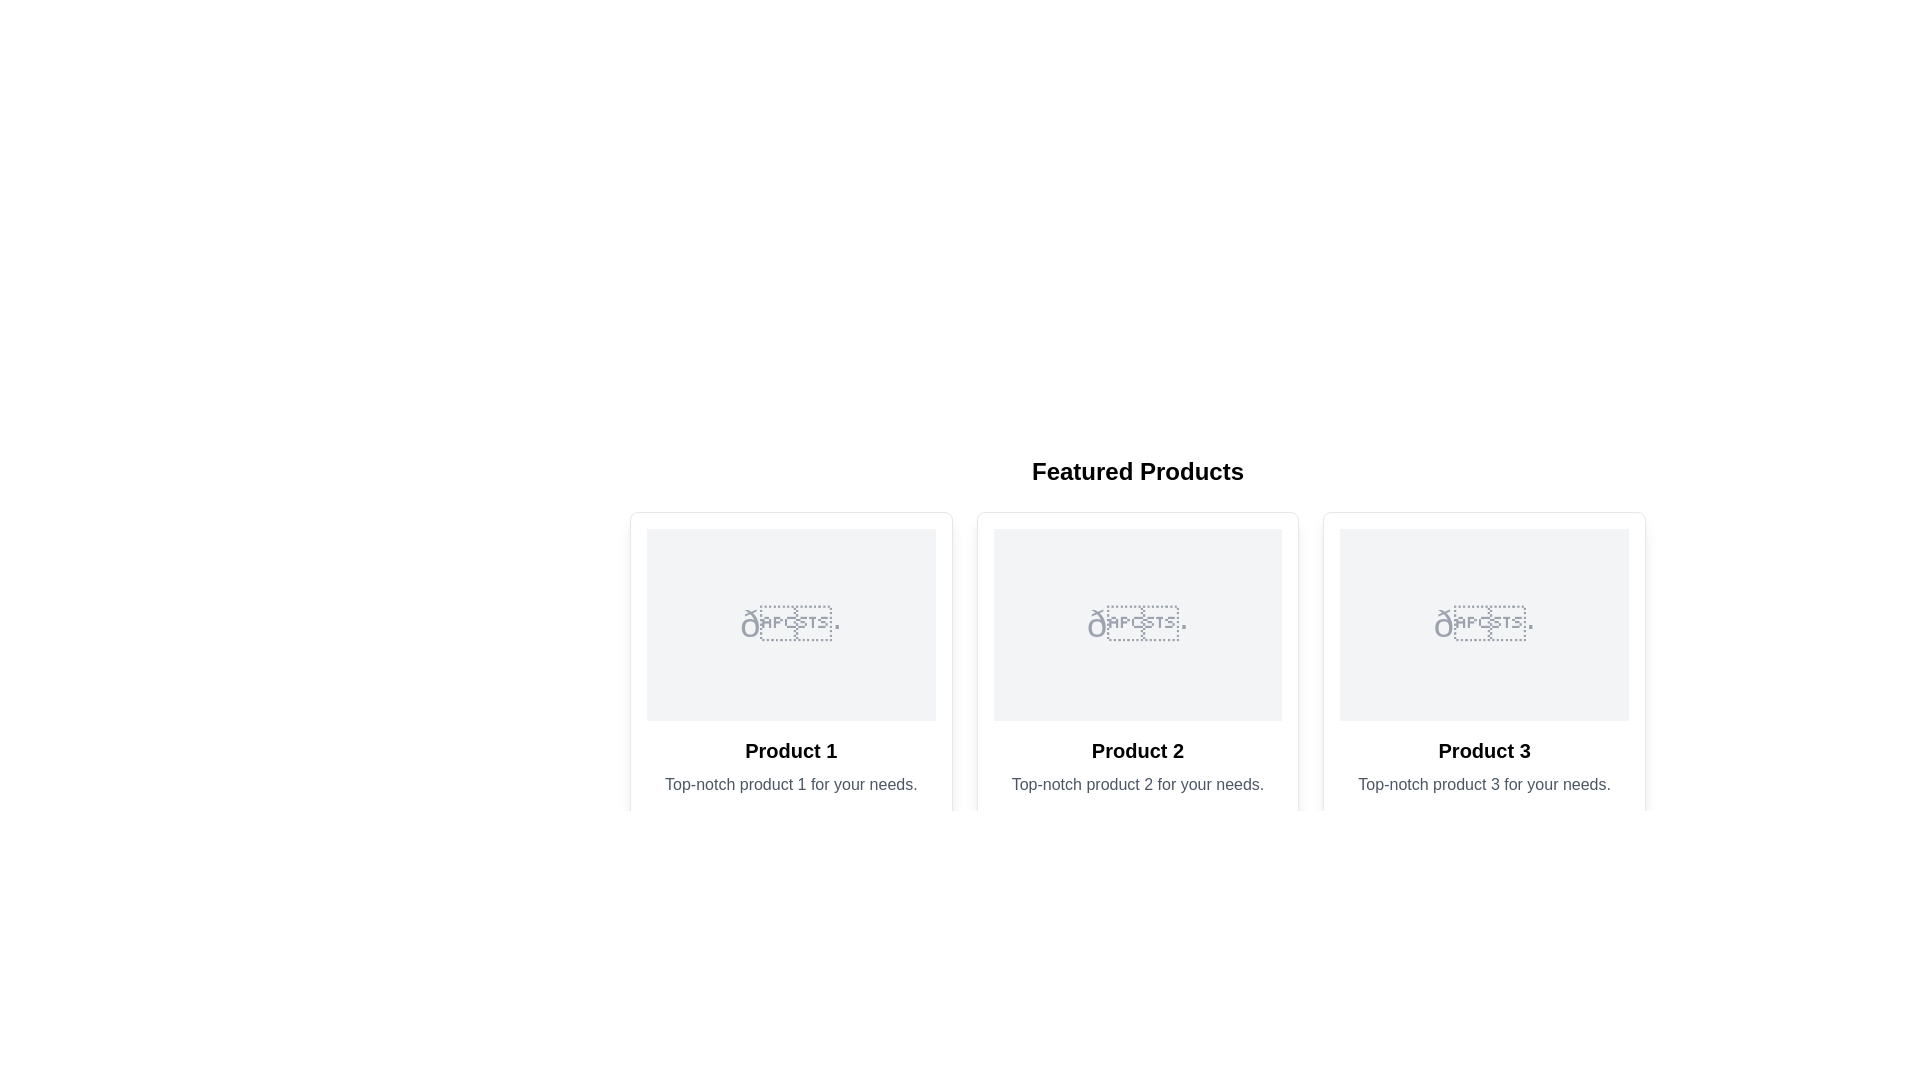 This screenshot has width=1920, height=1080. Describe the element at coordinates (790, 784) in the screenshot. I see `the muted gray text label reading 'Top-notch product 1 for your needs.' located below 'Product 1' in the first product card` at that location.